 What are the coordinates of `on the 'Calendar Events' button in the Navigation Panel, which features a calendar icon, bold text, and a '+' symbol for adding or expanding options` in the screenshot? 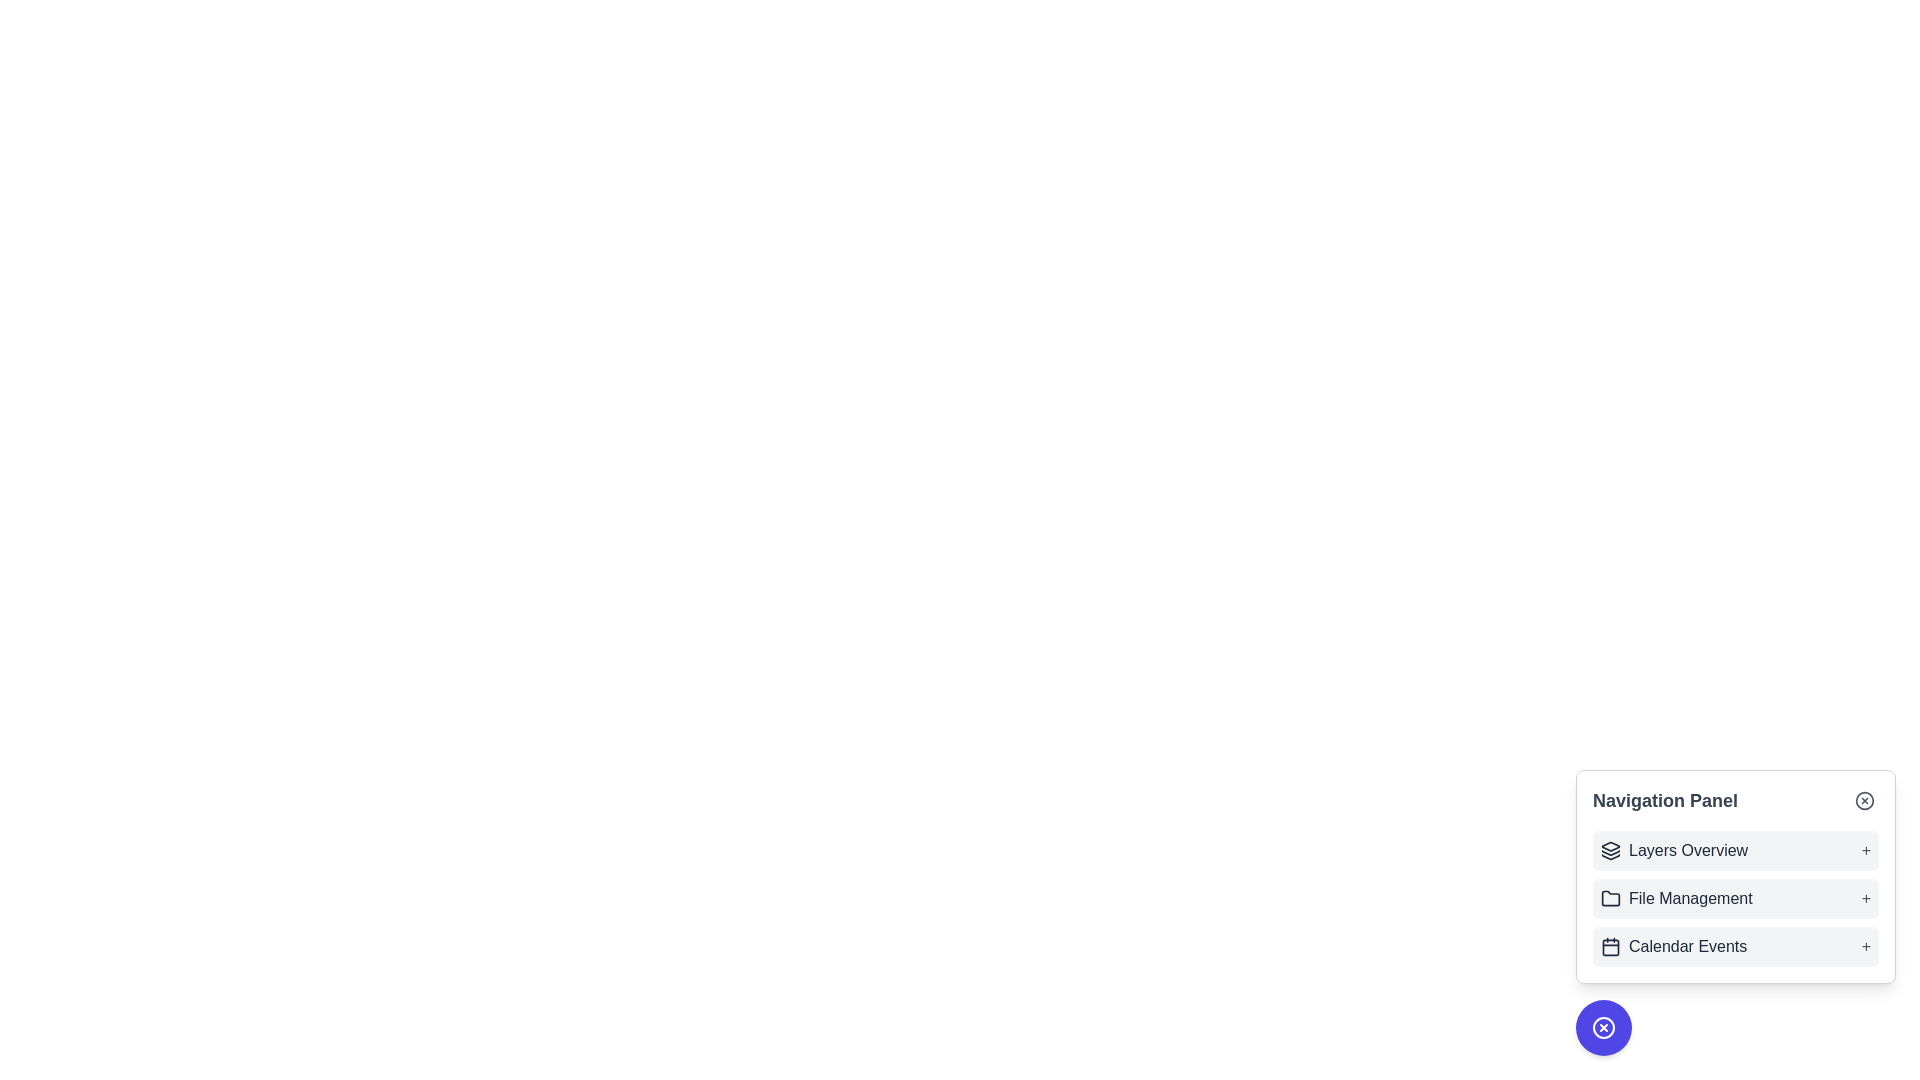 It's located at (1735, 946).